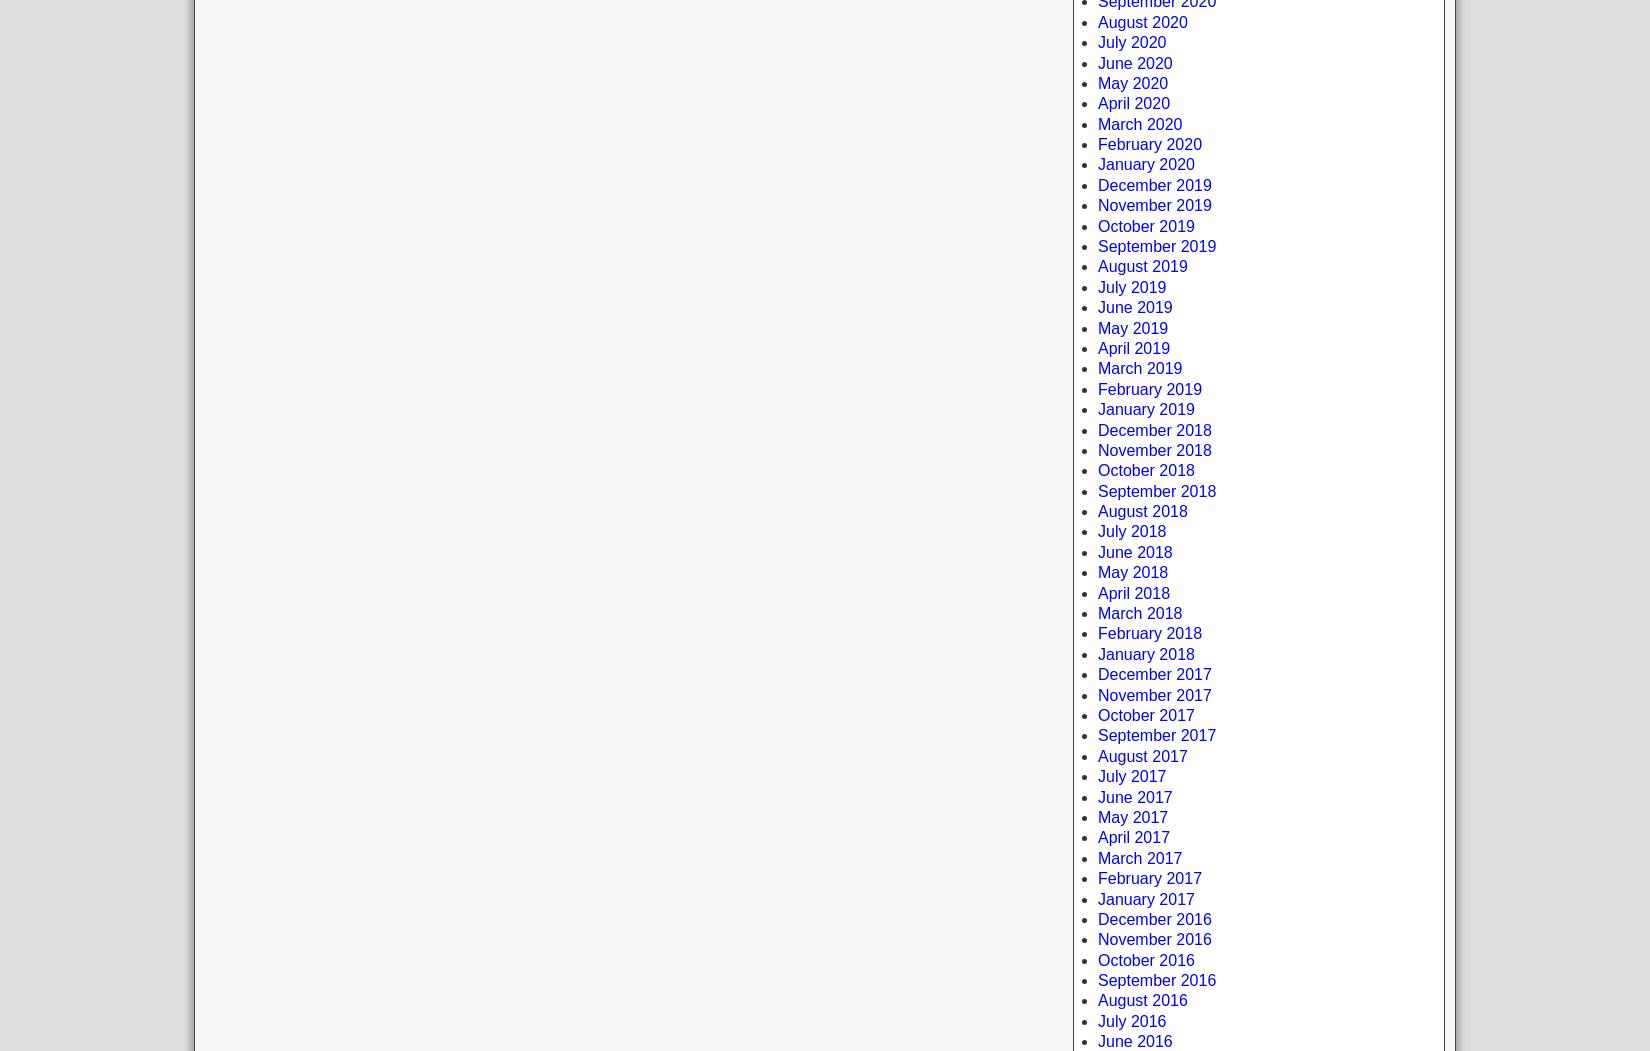  What do you see at coordinates (1139, 612) in the screenshot?
I see `'March 2018'` at bounding box center [1139, 612].